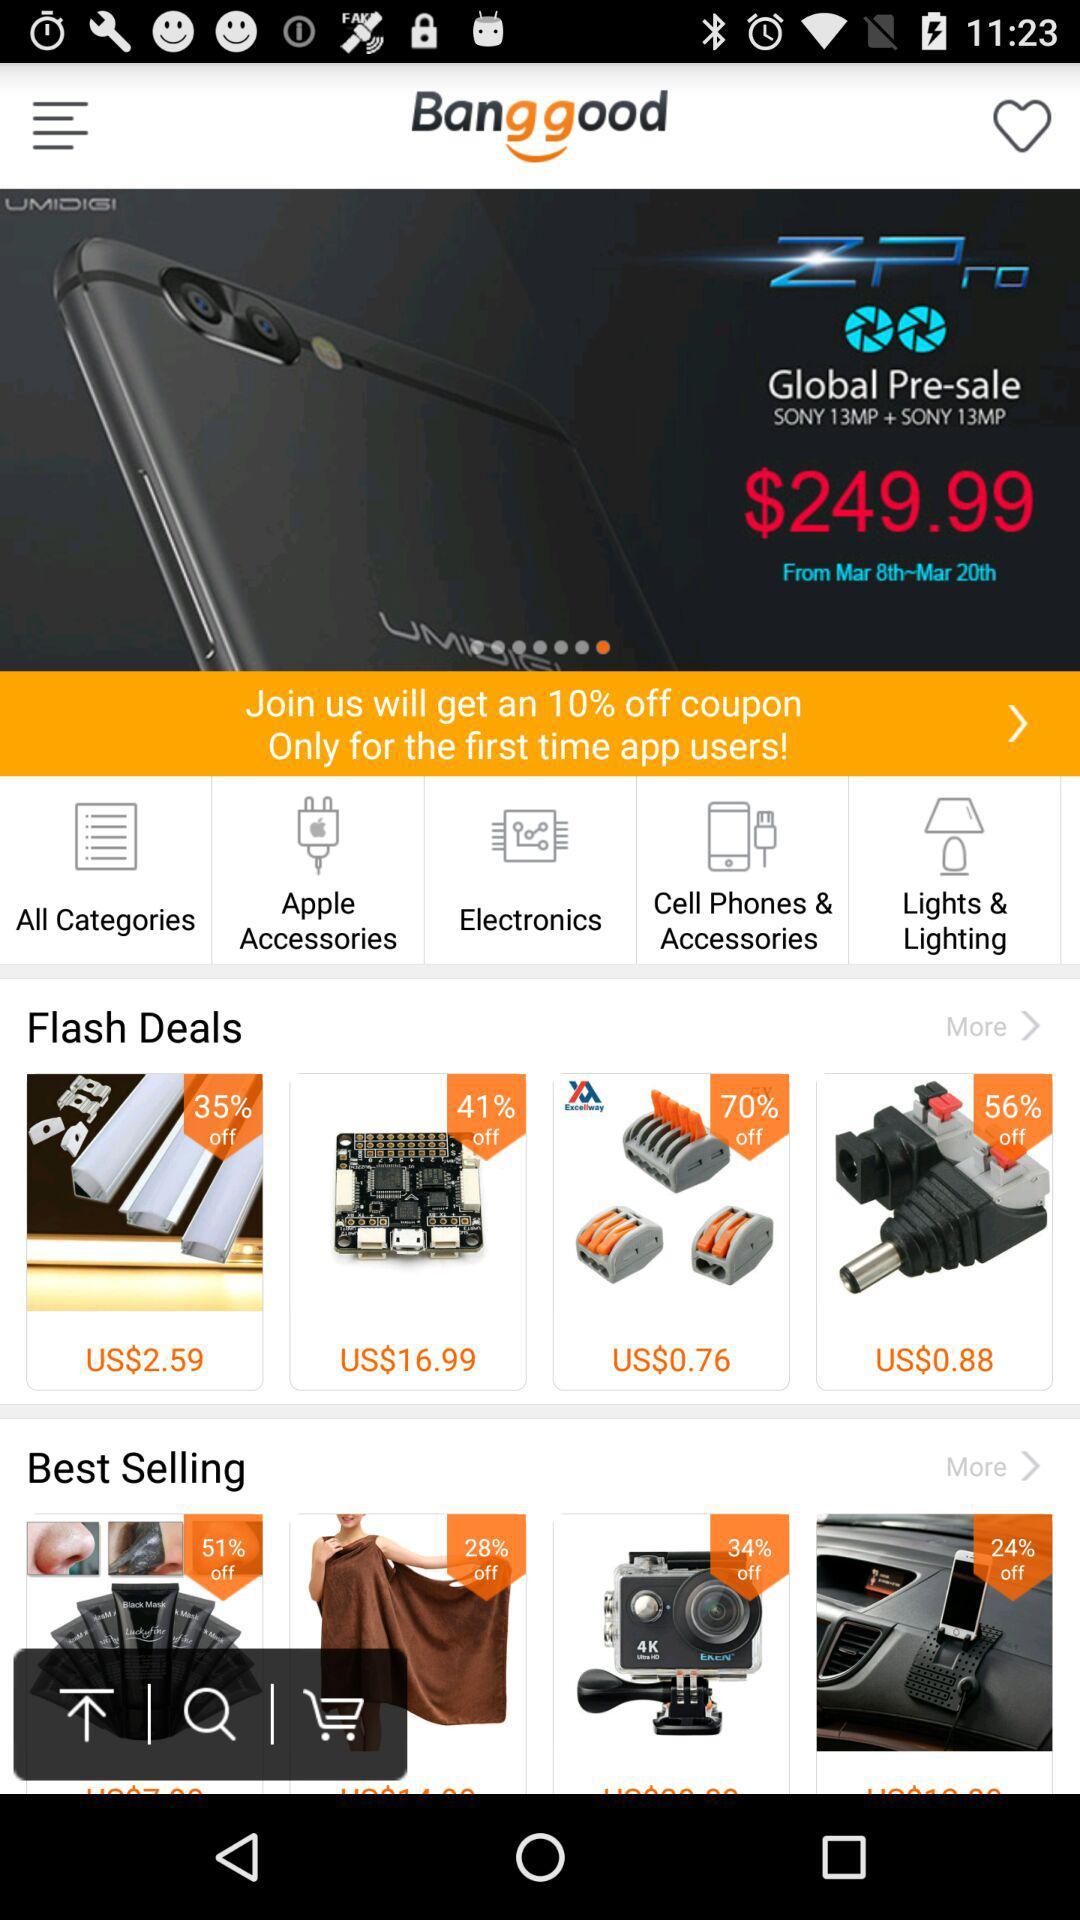 The width and height of the screenshot is (1080, 1920). What do you see at coordinates (540, 429) in the screenshot?
I see `listing` at bounding box center [540, 429].